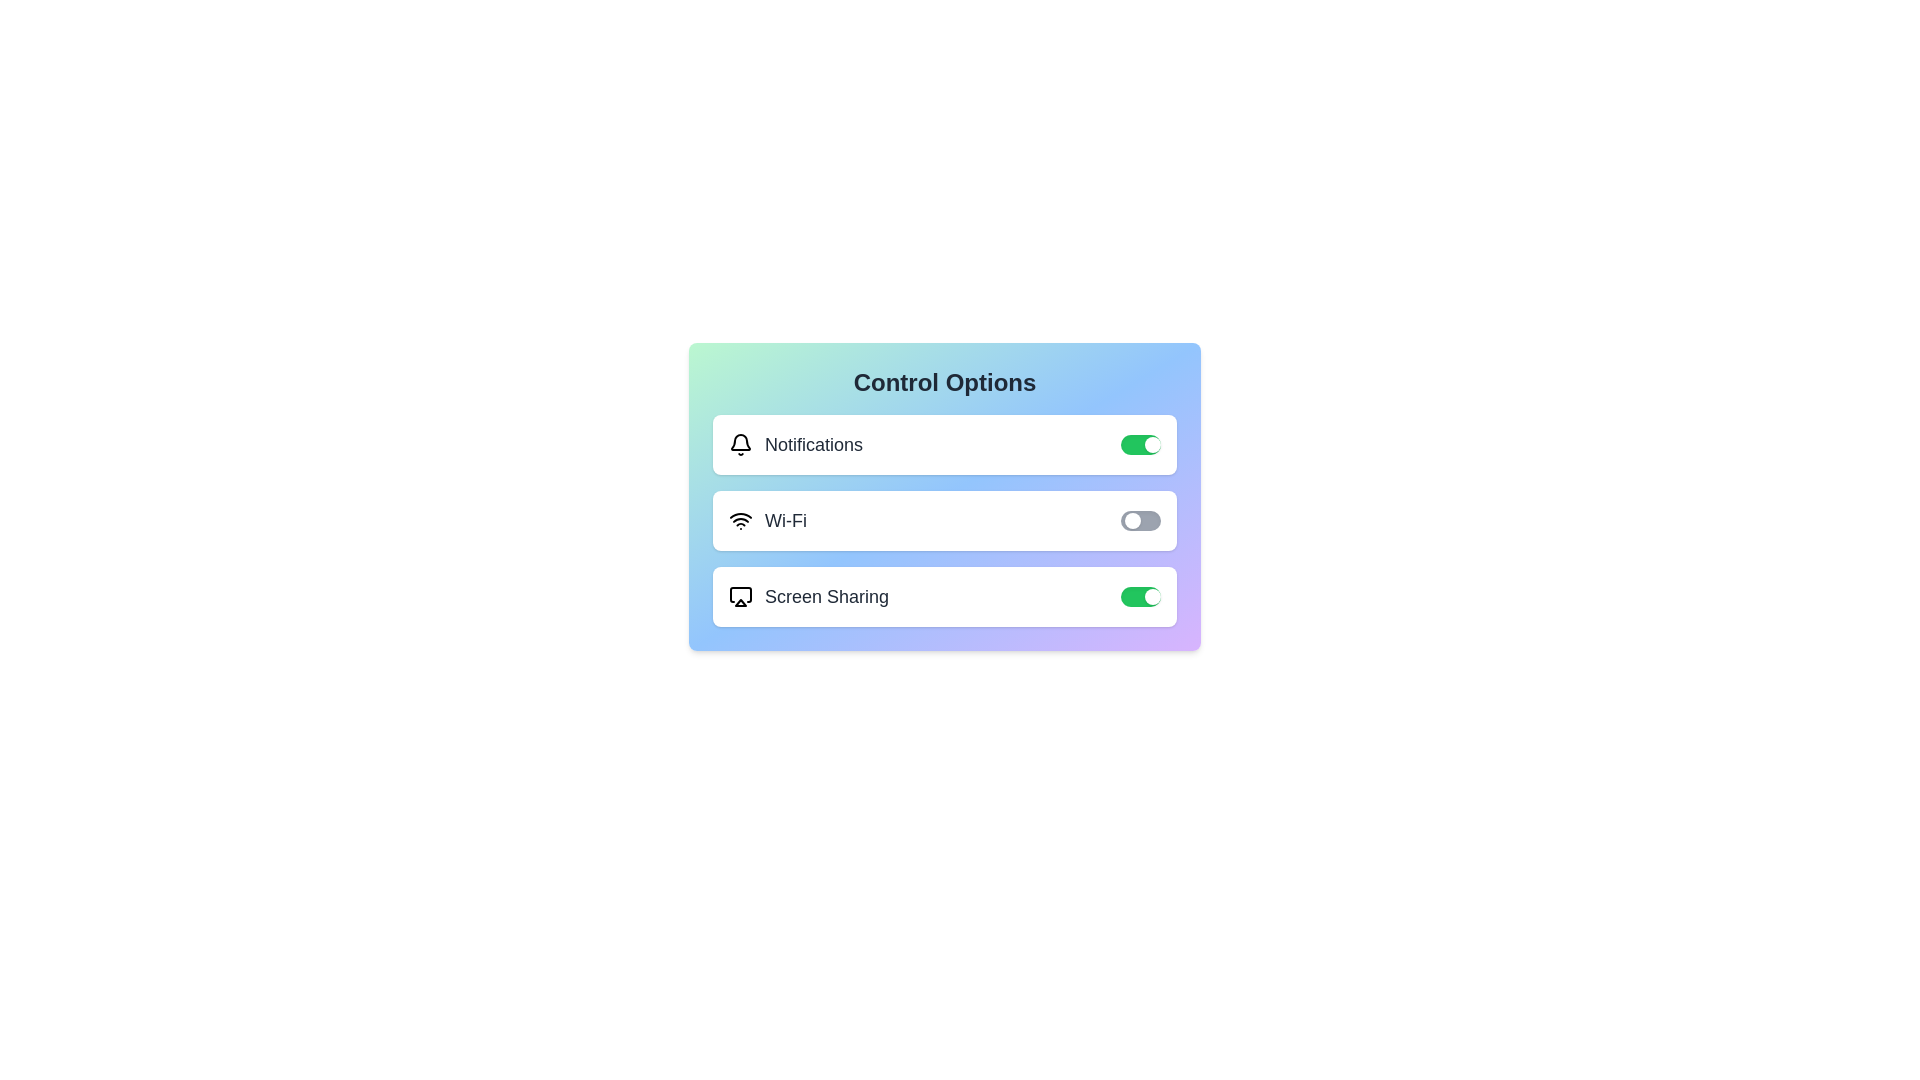 Image resolution: width=1920 pixels, height=1080 pixels. I want to click on the switch corresponding to Screen Sharing, so click(1141, 596).